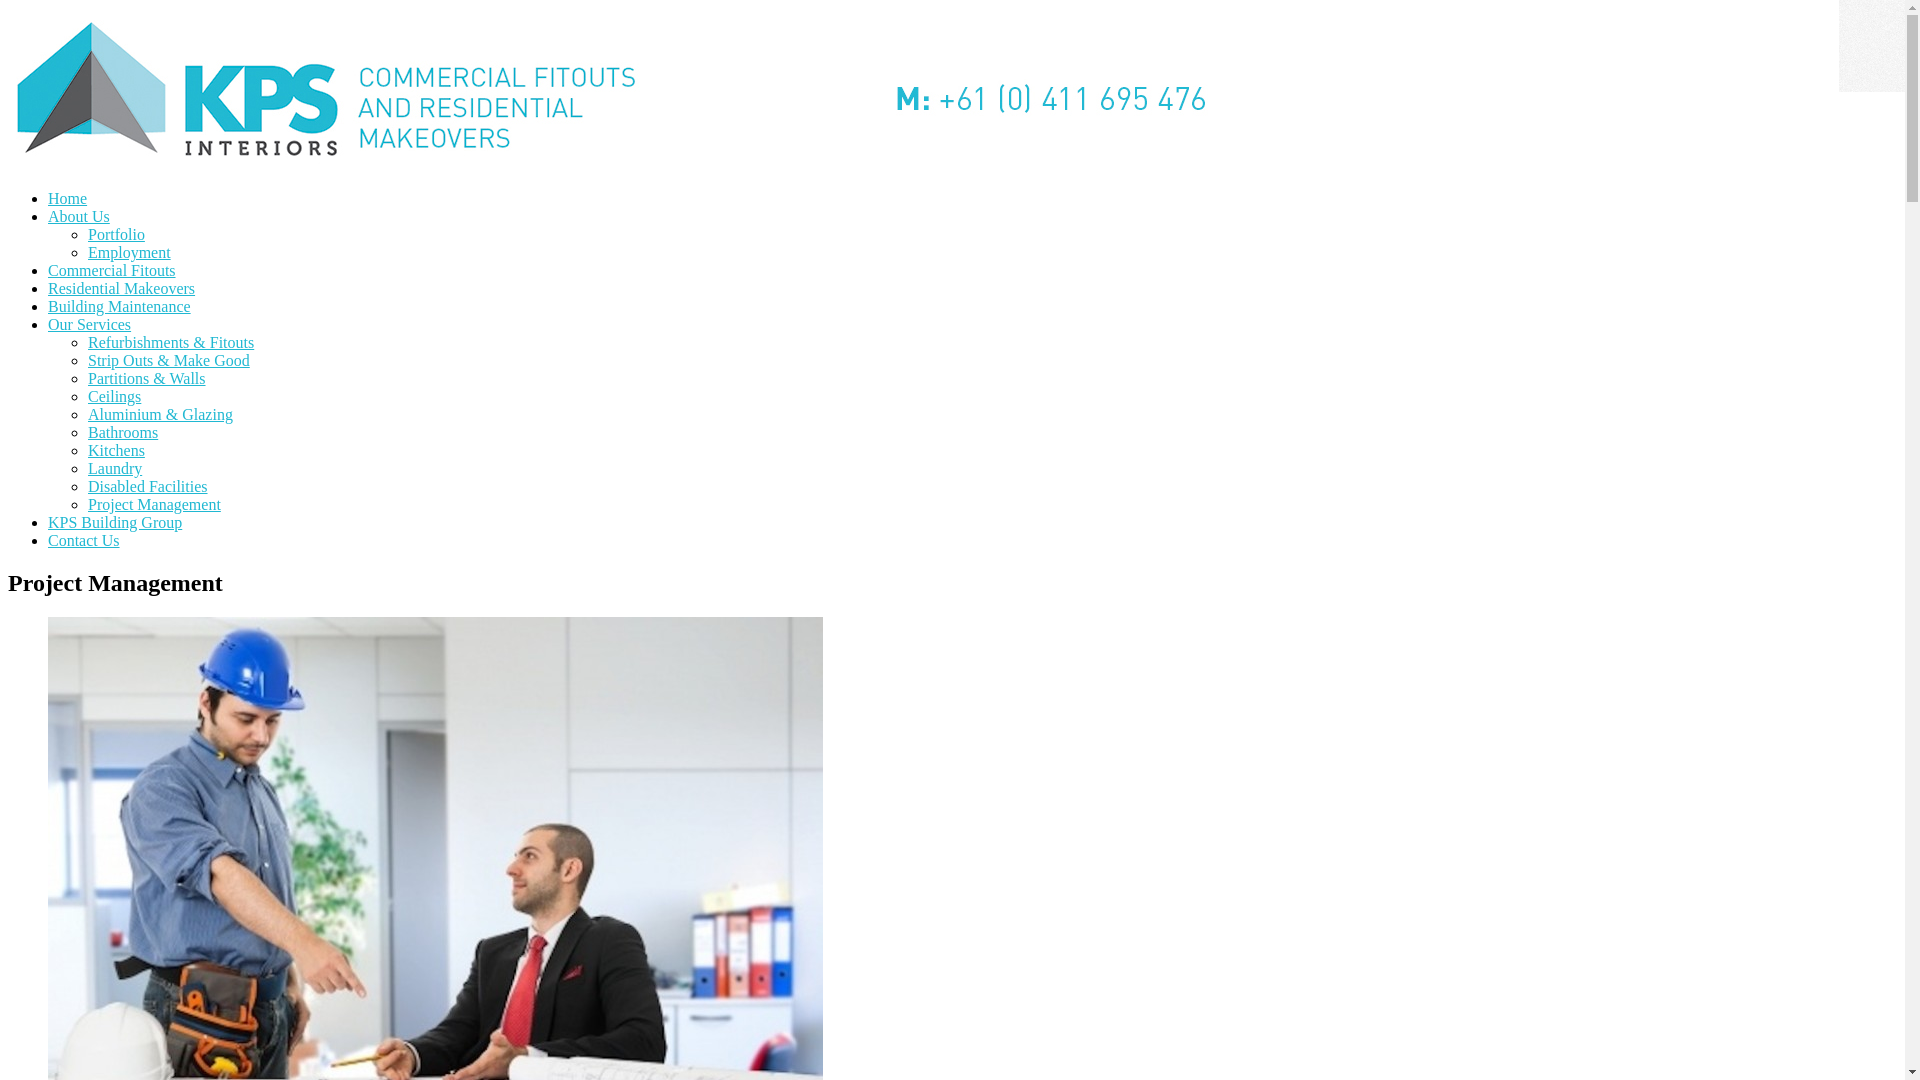  Describe the element at coordinates (115, 450) in the screenshot. I see `'Kitchens'` at that location.